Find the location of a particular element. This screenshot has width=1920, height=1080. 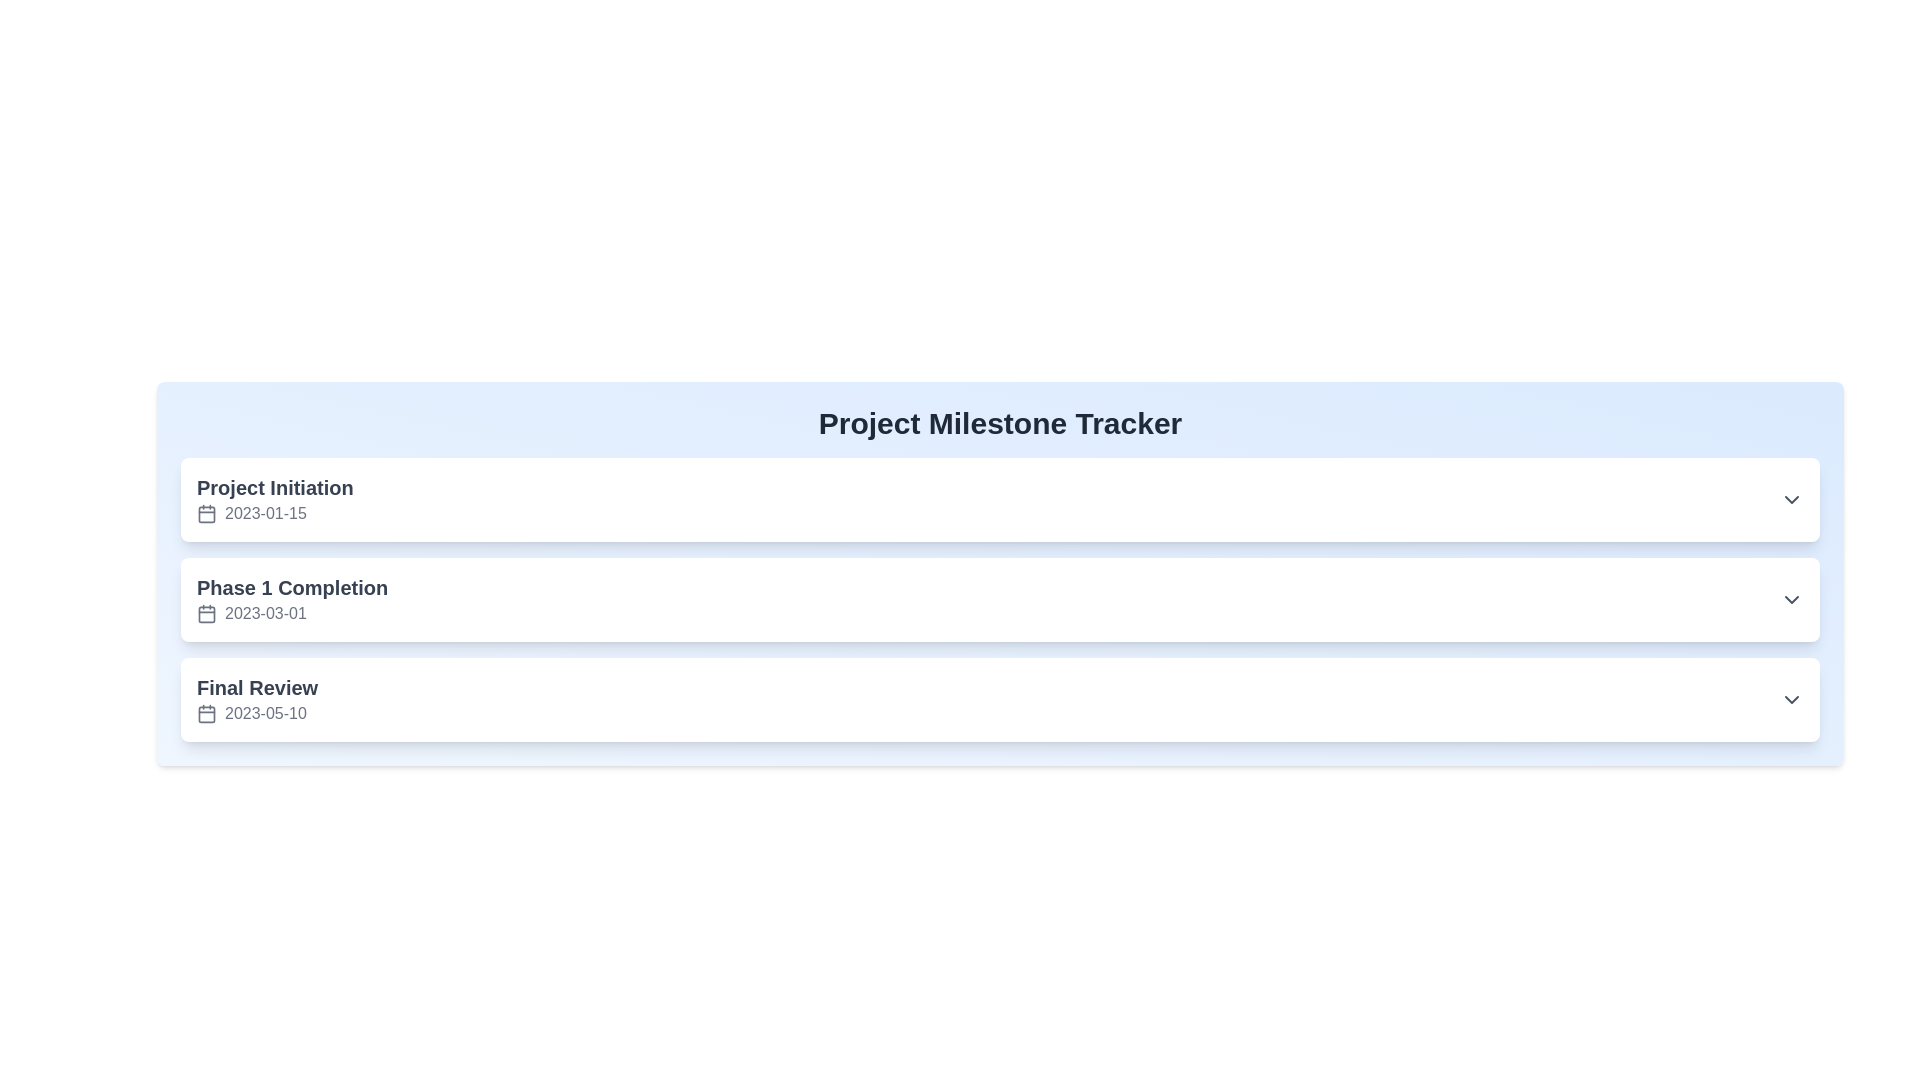

text displayed in the milestone title and its associated date, located in the text block with an icon positioned between 'Project Initiation' and 'Final Review' is located at coordinates (291, 599).